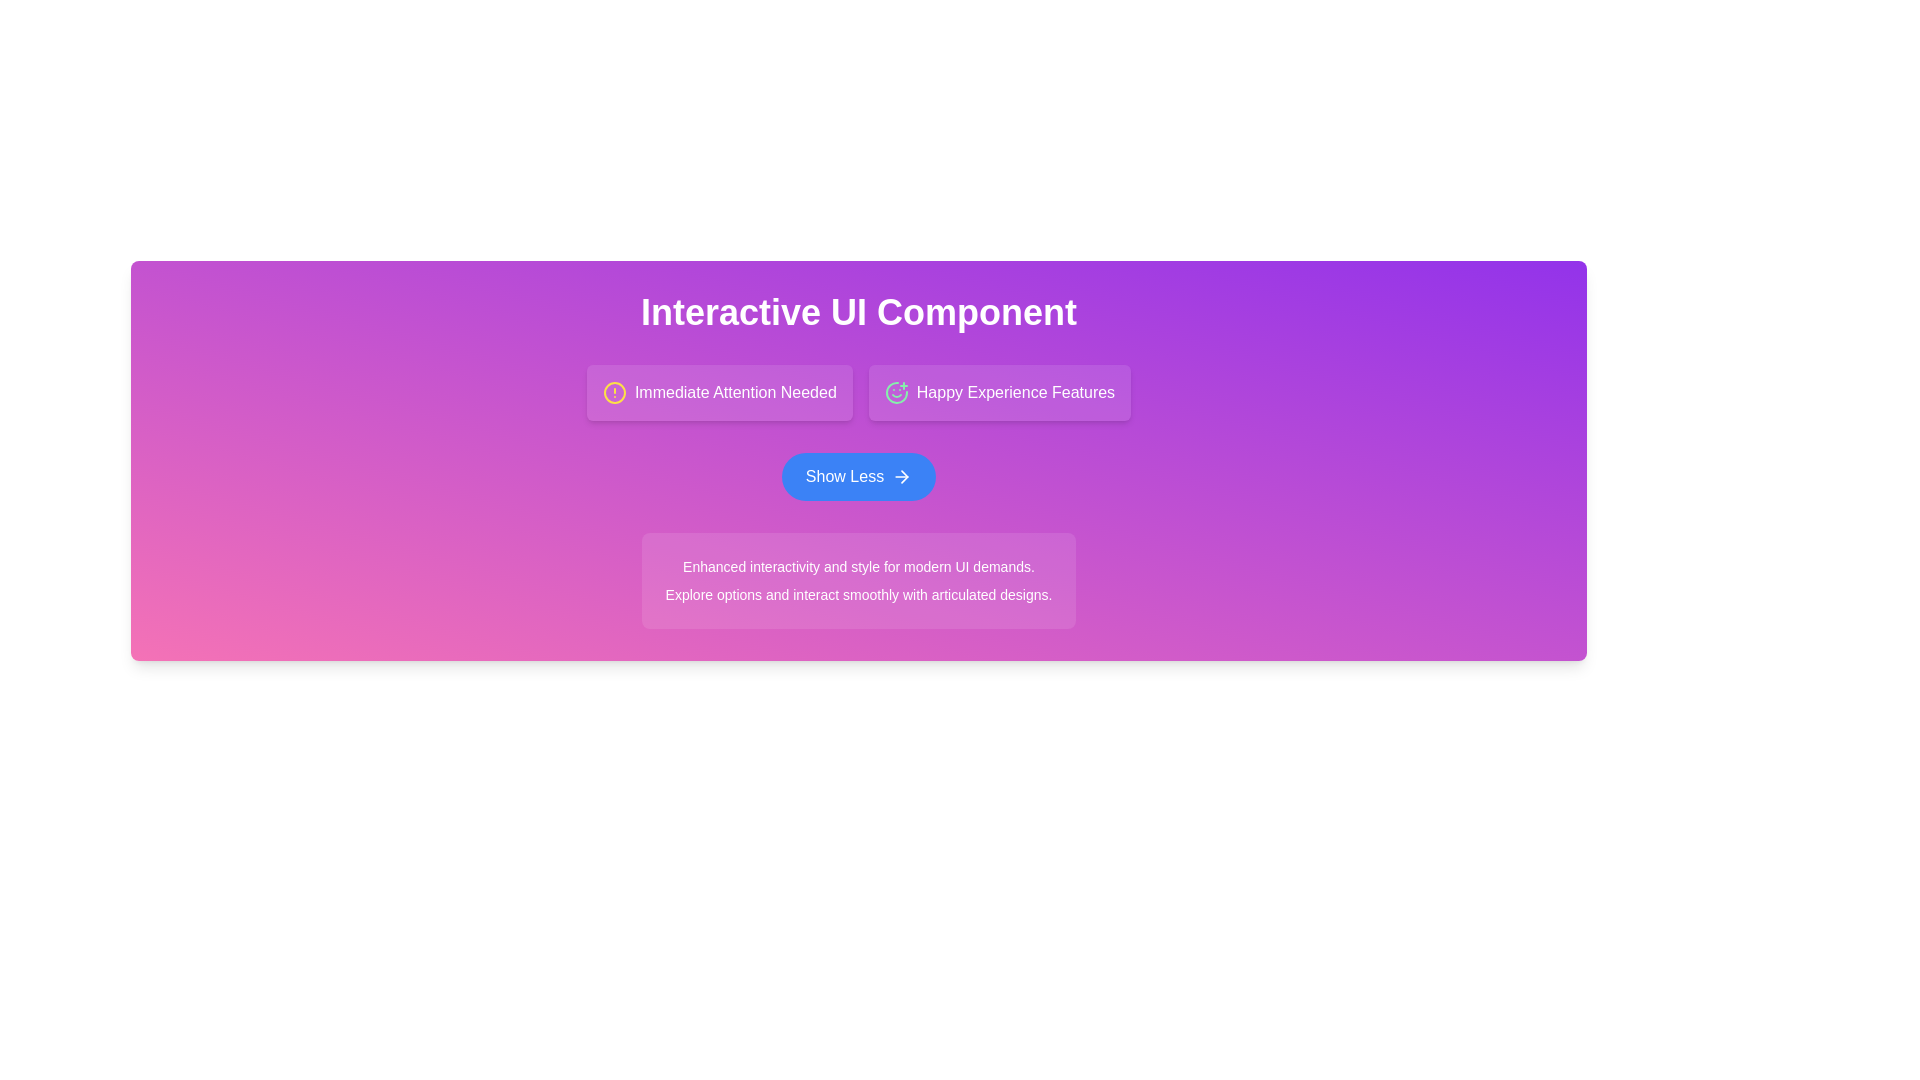 The height and width of the screenshot is (1080, 1920). I want to click on the pill-shaped button with a purple background and white text reading 'Happy Experience Features', so click(999, 393).